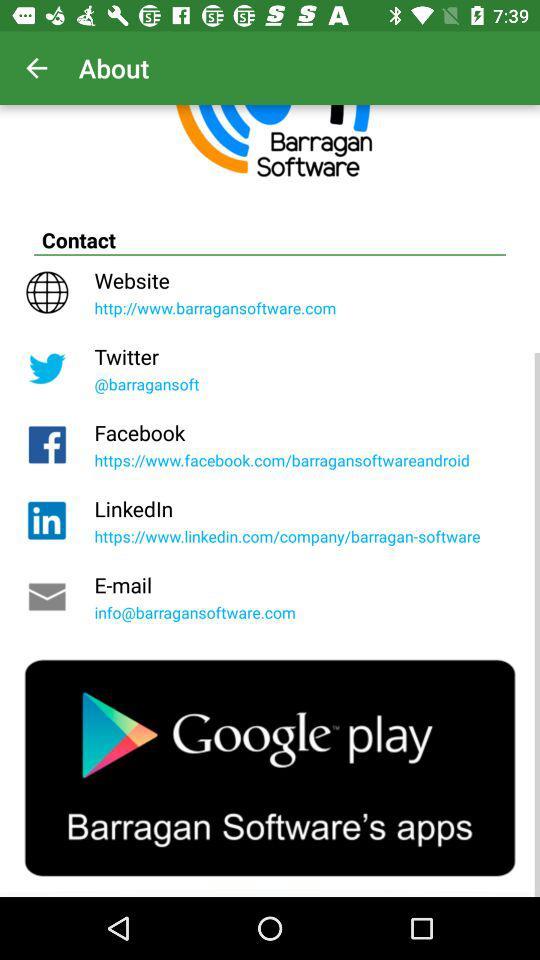 Image resolution: width=540 pixels, height=960 pixels. Describe the element at coordinates (36, 68) in the screenshot. I see `app next to the about` at that location.